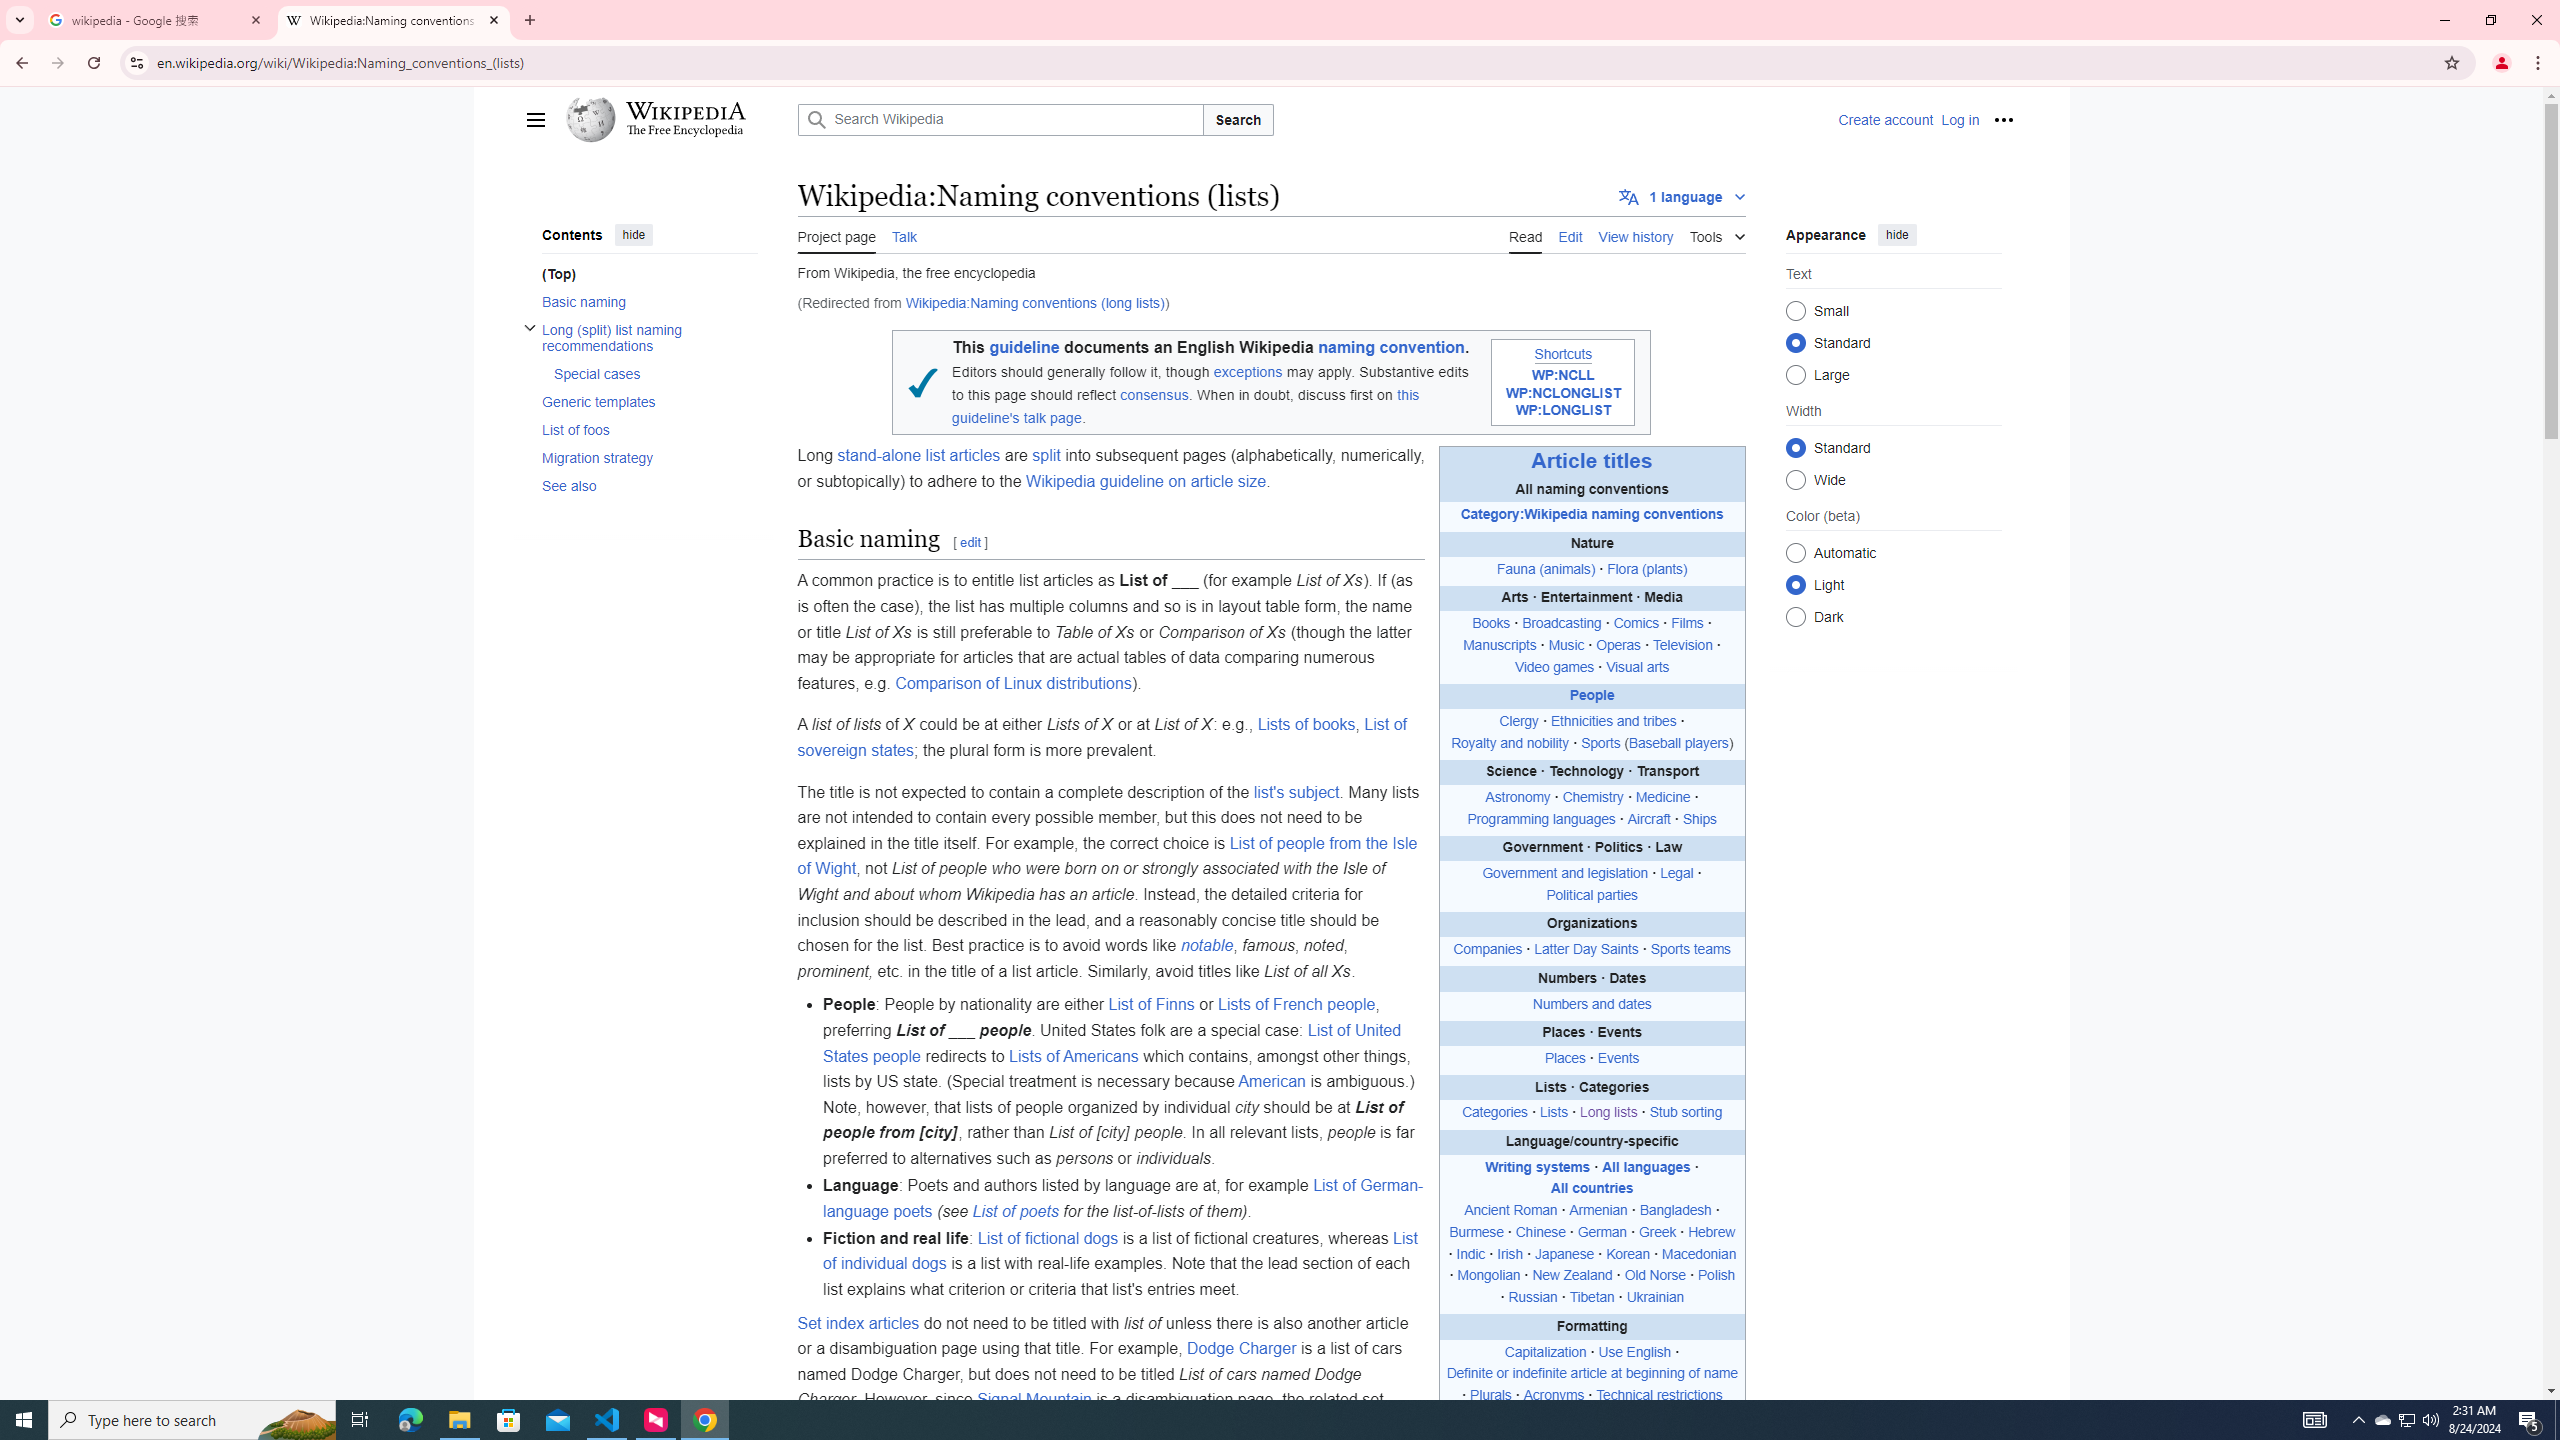 The height and width of the screenshot is (1440, 2560). I want to click on 'Tools', so click(1716, 233).